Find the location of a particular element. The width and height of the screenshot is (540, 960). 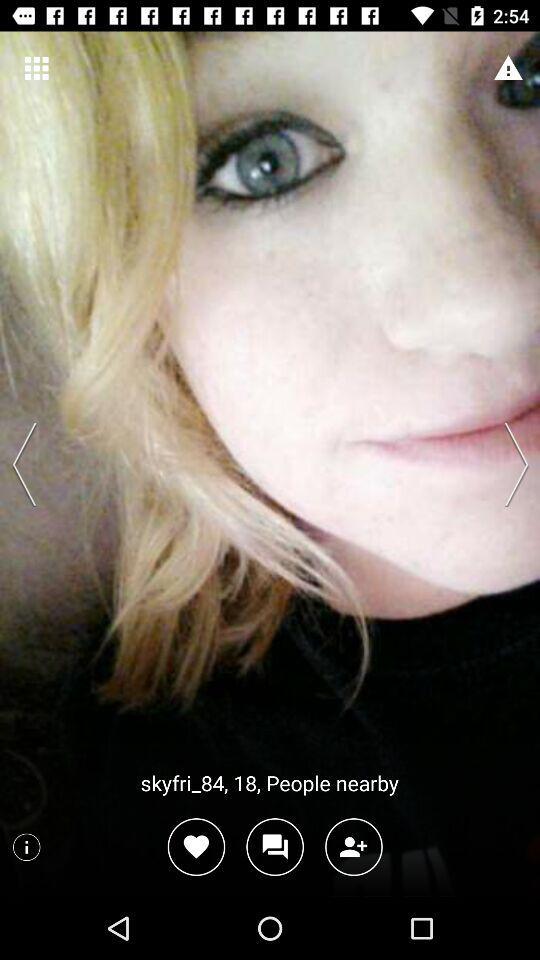

like post is located at coordinates (196, 846).